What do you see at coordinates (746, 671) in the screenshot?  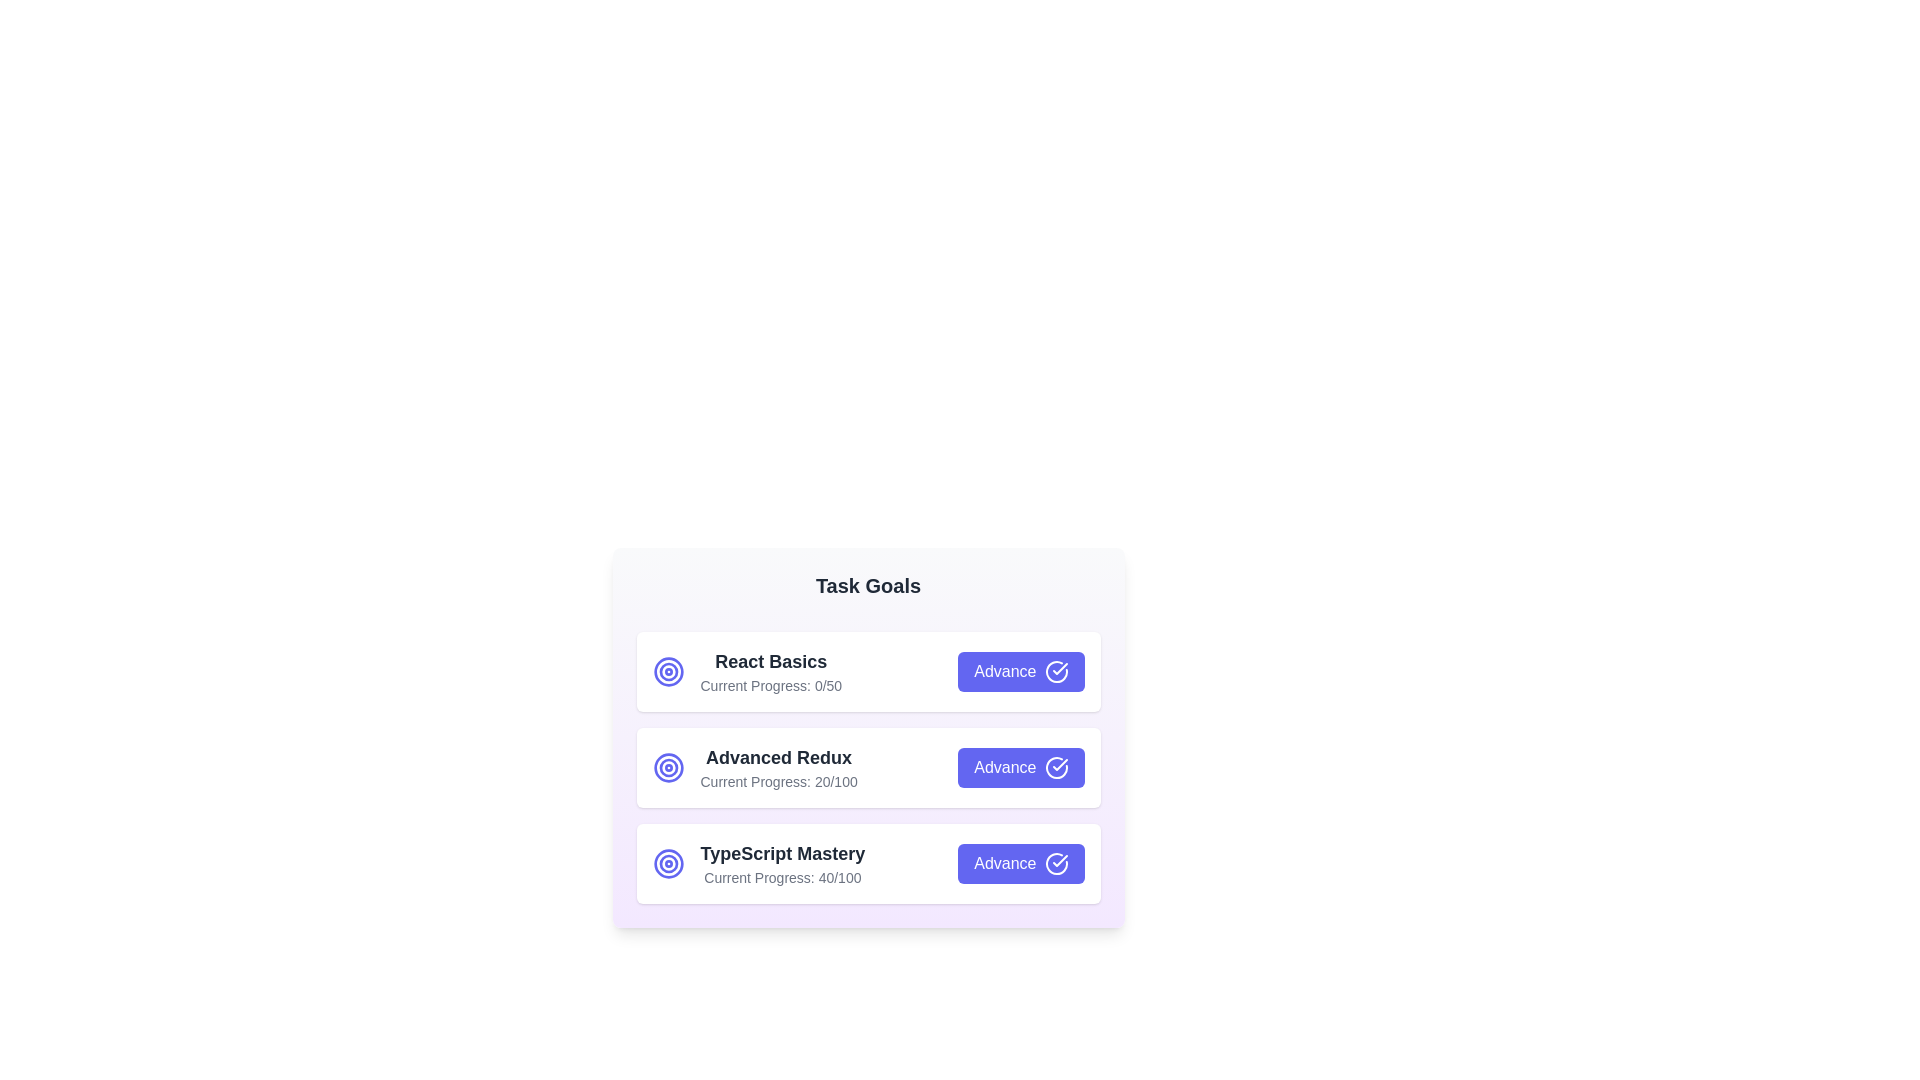 I see `the progress information of the React Basics course by clicking on the first List Item with Icon and Text in the Task Goals box` at bounding box center [746, 671].